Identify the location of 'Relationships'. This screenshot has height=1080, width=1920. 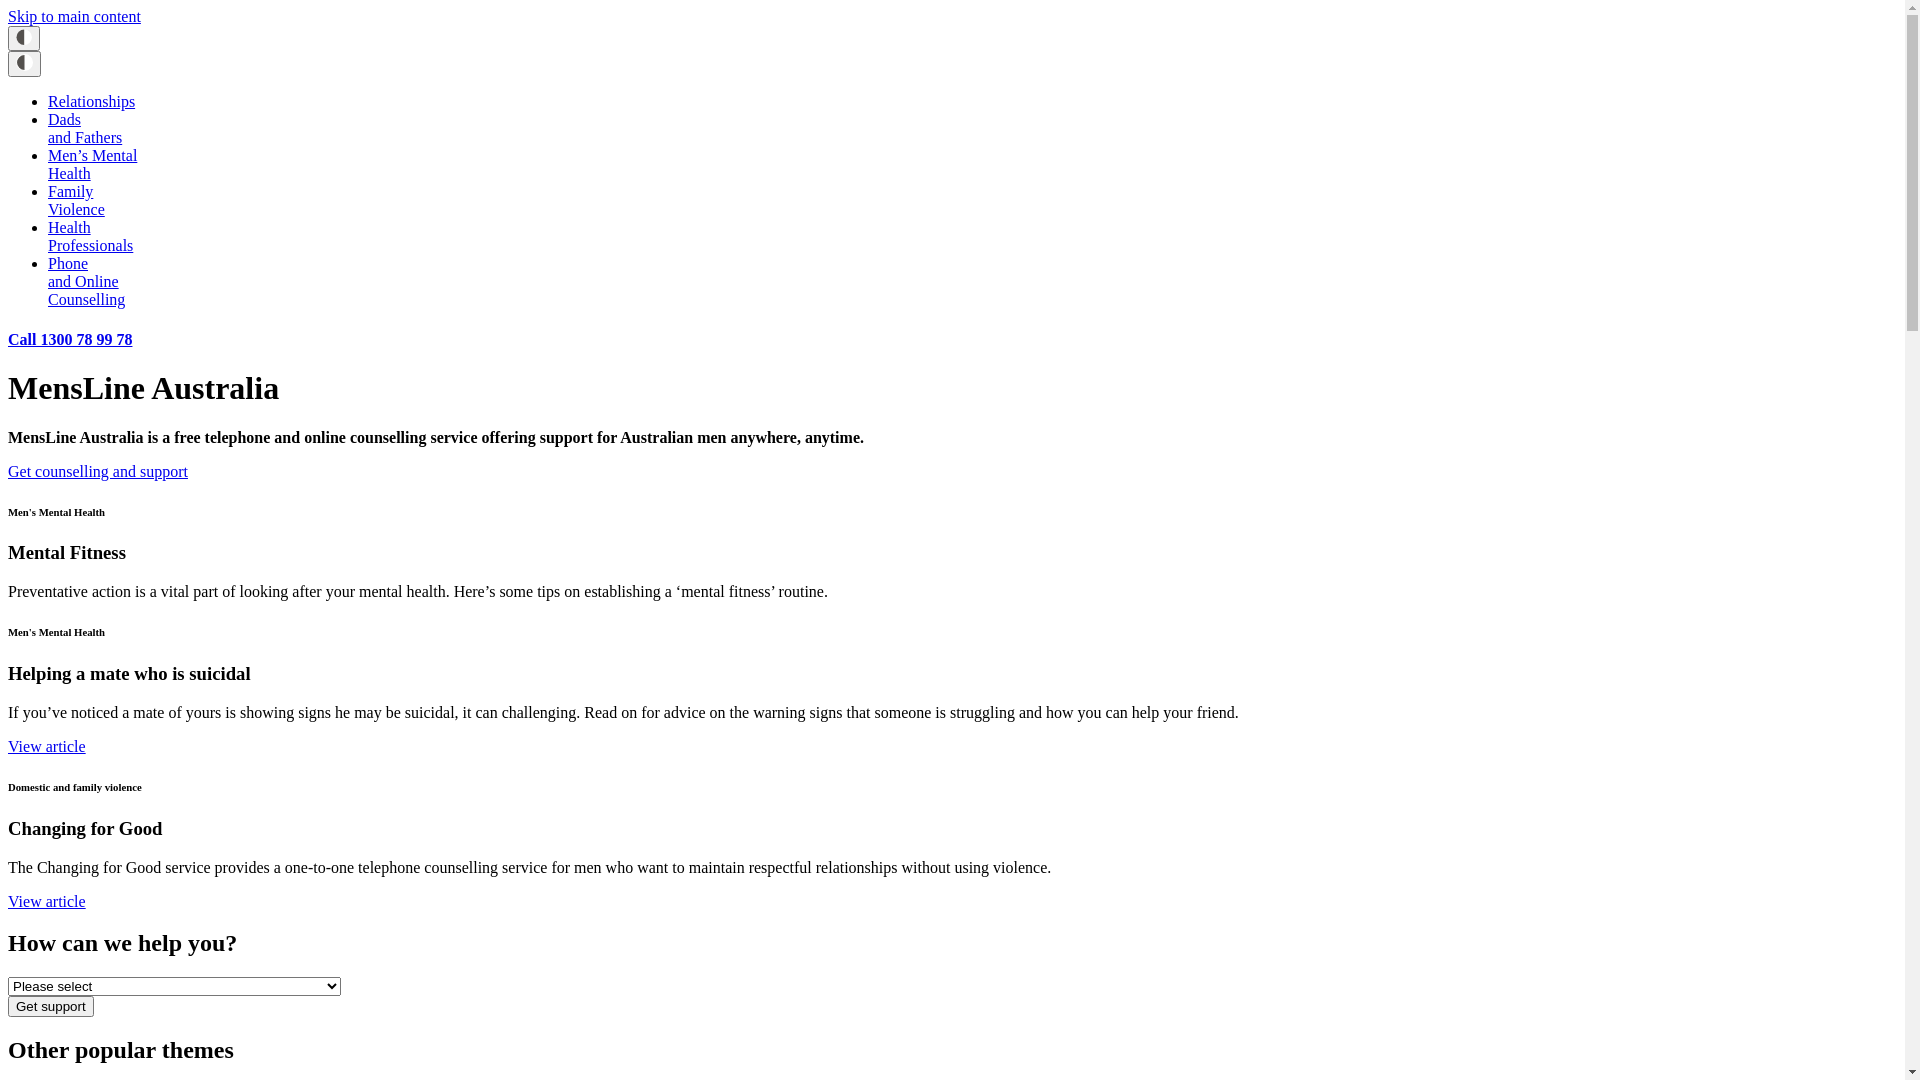
(90, 101).